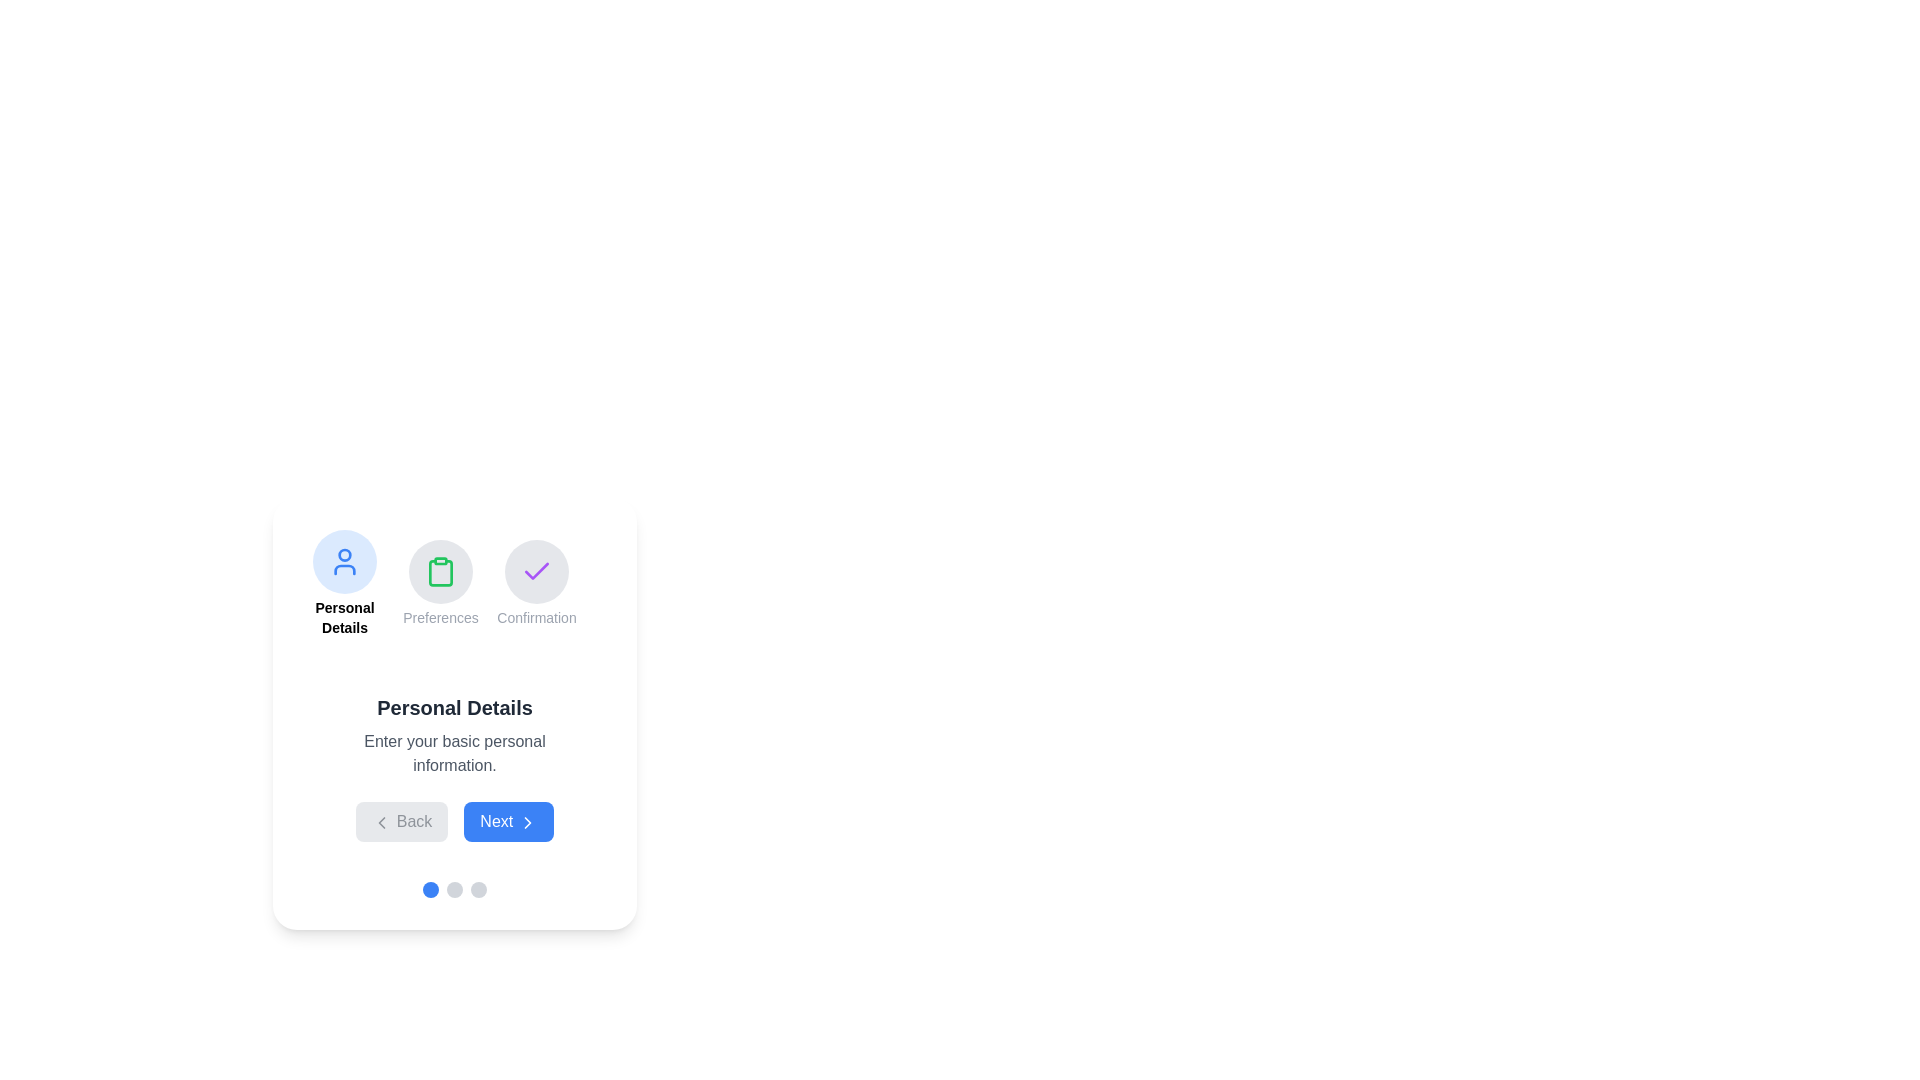 This screenshot has width=1920, height=1080. Describe the element at coordinates (527, 822) in the screenshot. I see `the 'Next' button located in the bottom right of the card interface` at that location.